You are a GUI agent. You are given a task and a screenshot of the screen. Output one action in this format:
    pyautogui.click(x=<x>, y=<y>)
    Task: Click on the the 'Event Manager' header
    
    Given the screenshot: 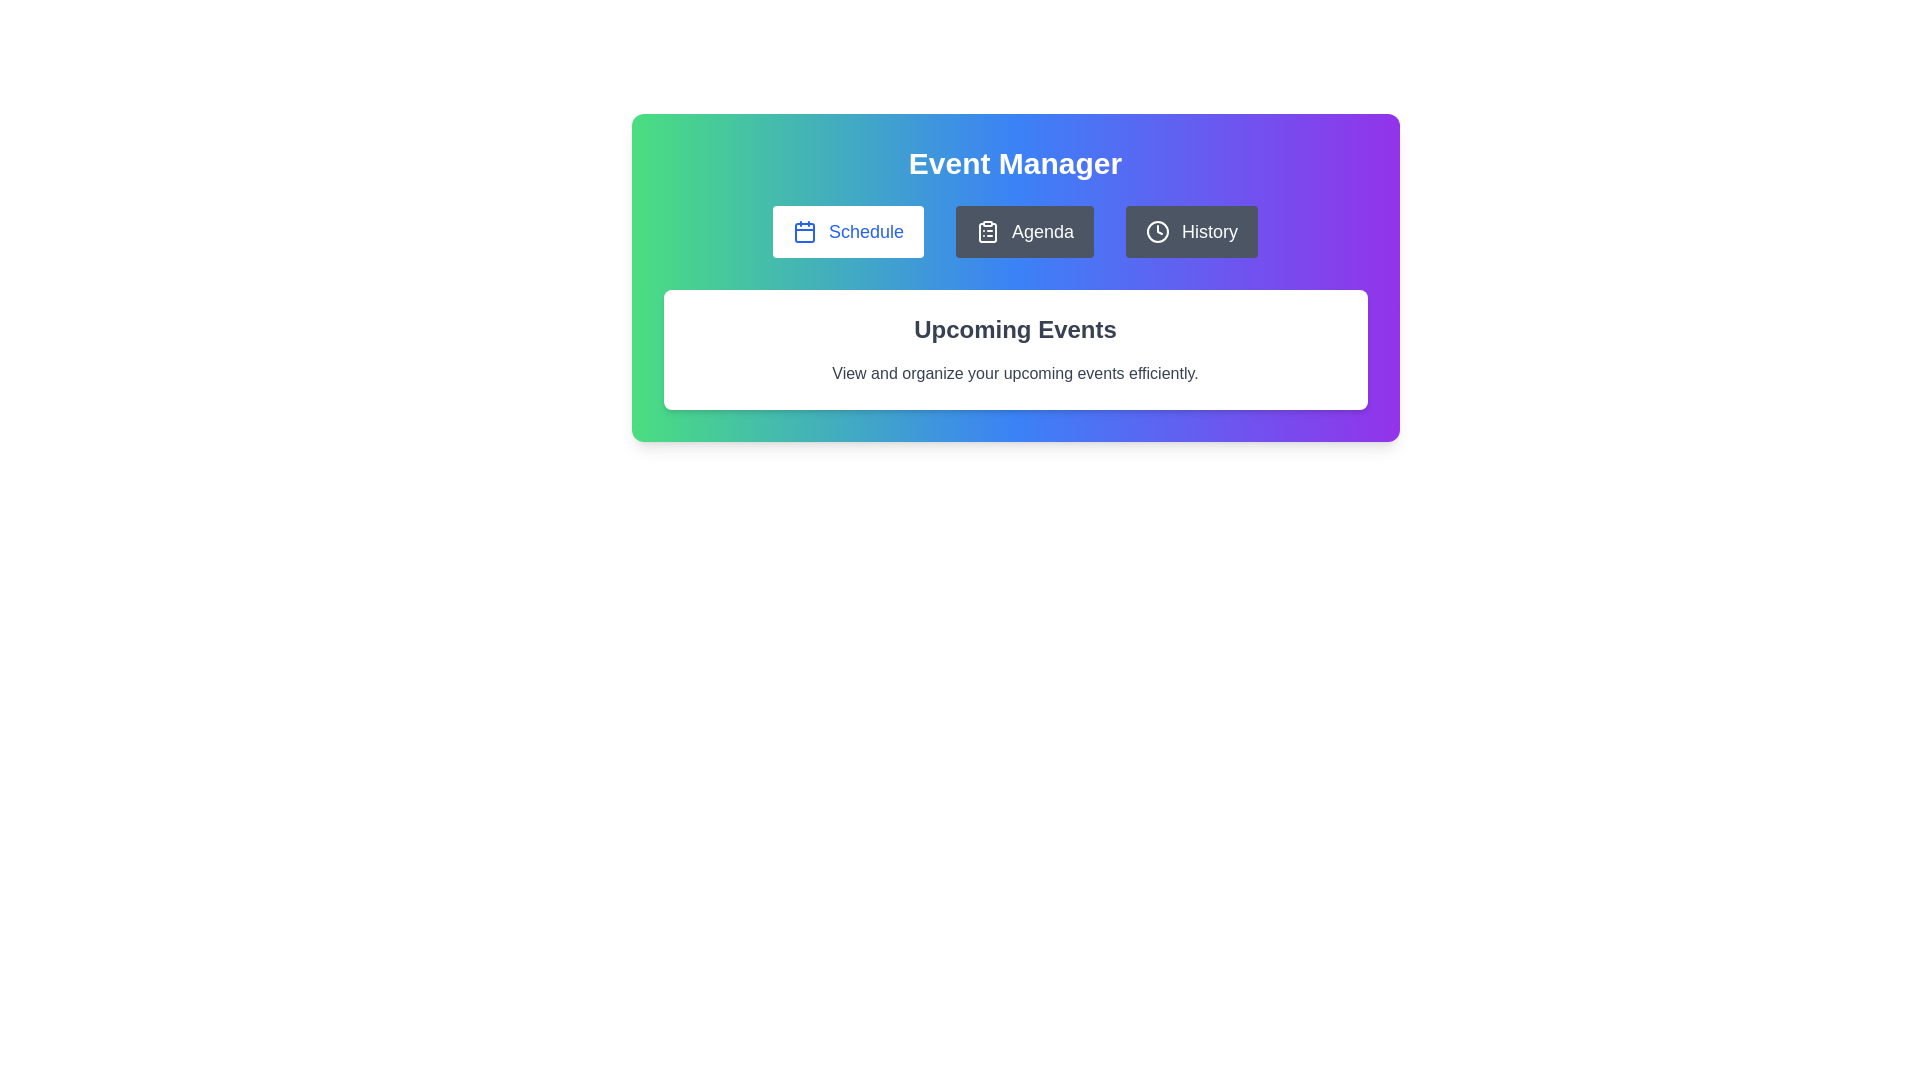 What is the action you would take?
    pyautogui.click(x=1015, y=163)
    